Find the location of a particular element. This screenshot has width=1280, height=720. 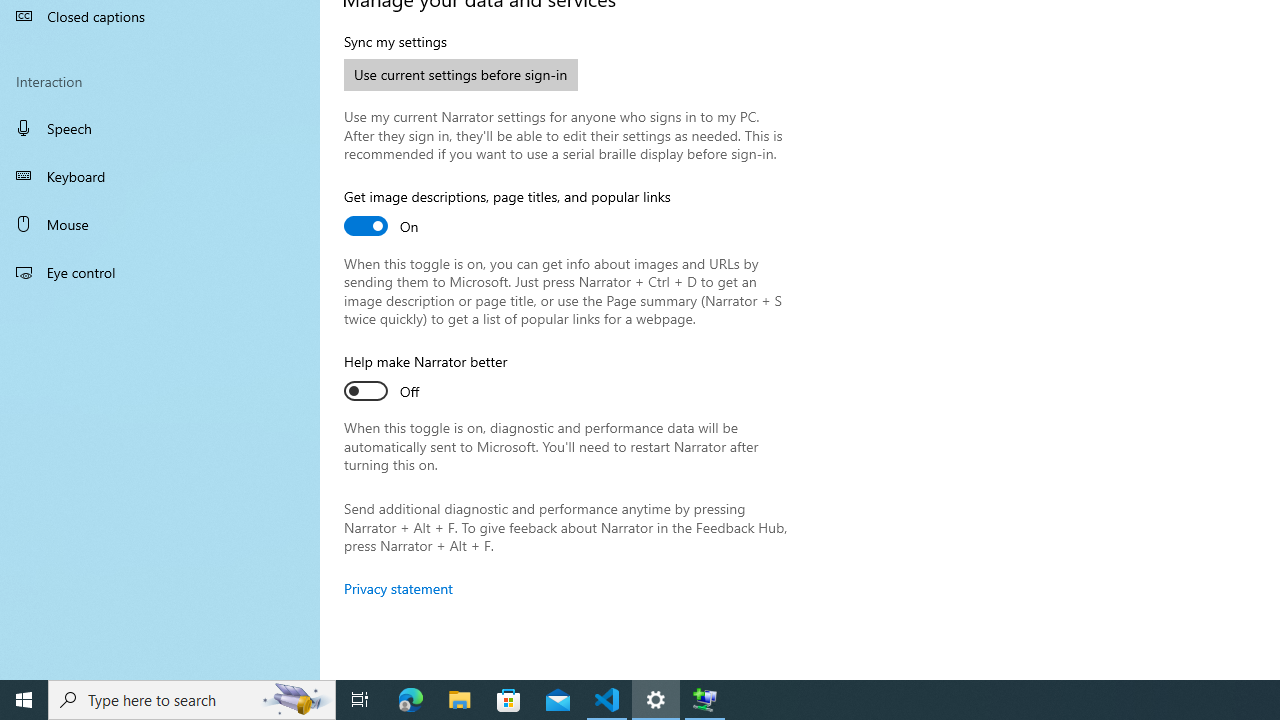

'Use current settings before sign-in' is located at coordinates (460, 73).